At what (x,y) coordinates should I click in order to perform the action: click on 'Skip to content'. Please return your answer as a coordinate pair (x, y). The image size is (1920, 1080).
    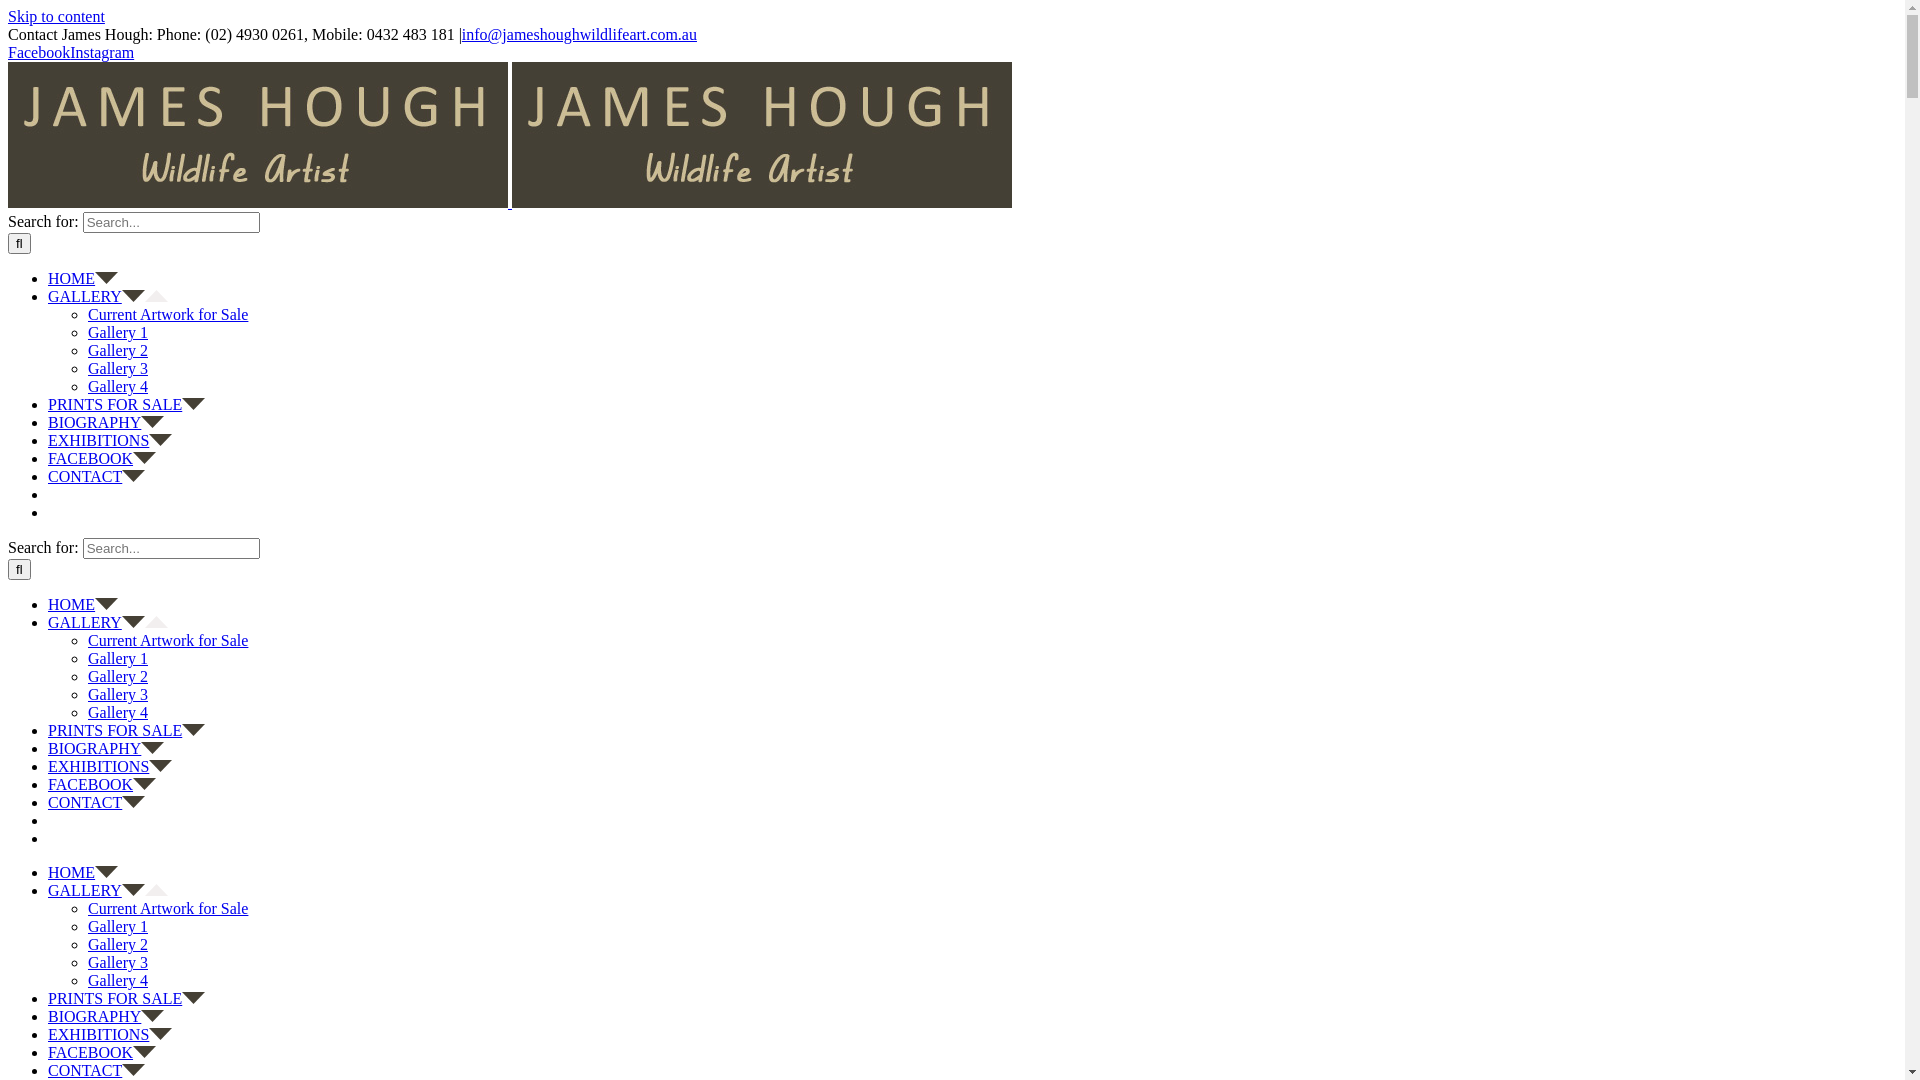
    Looking at the image, I should click on (56, 16).